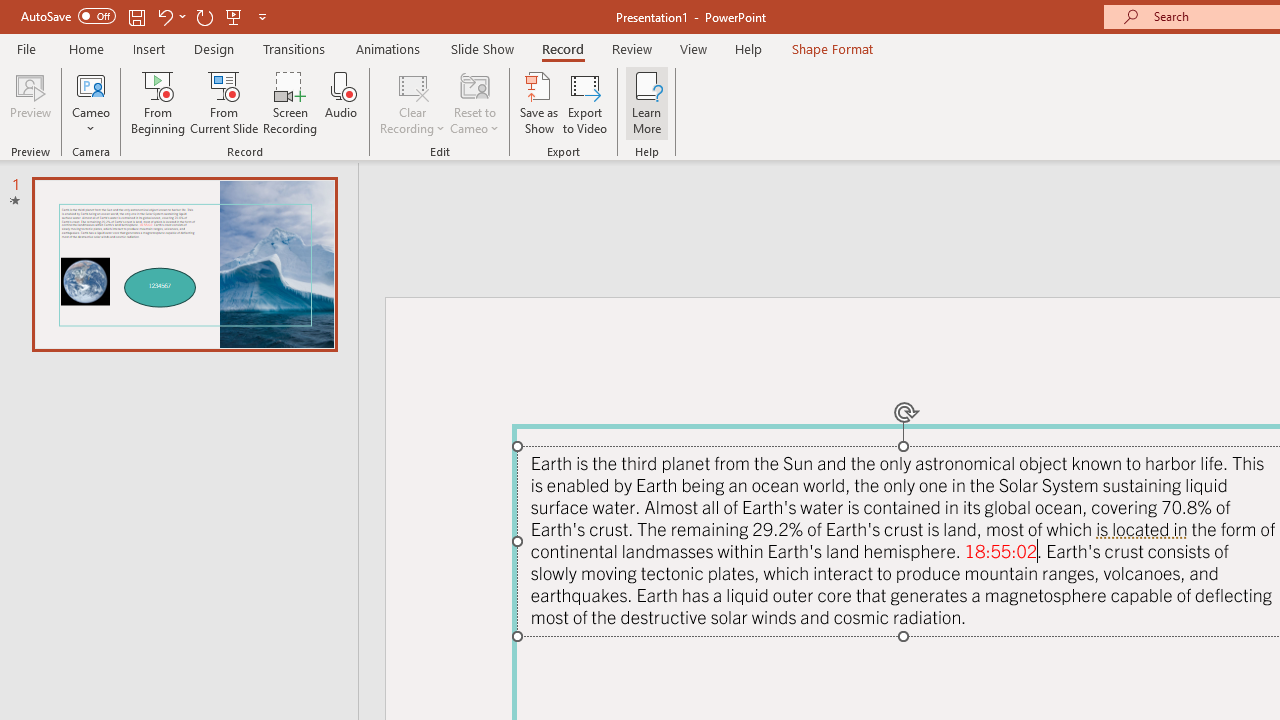 The width and height of the screenshot is (1280, 720). What do you see at coordinates (289, 103) in the screenshot?
I see `'Screen Recording'` at bounding box center [289, 103].